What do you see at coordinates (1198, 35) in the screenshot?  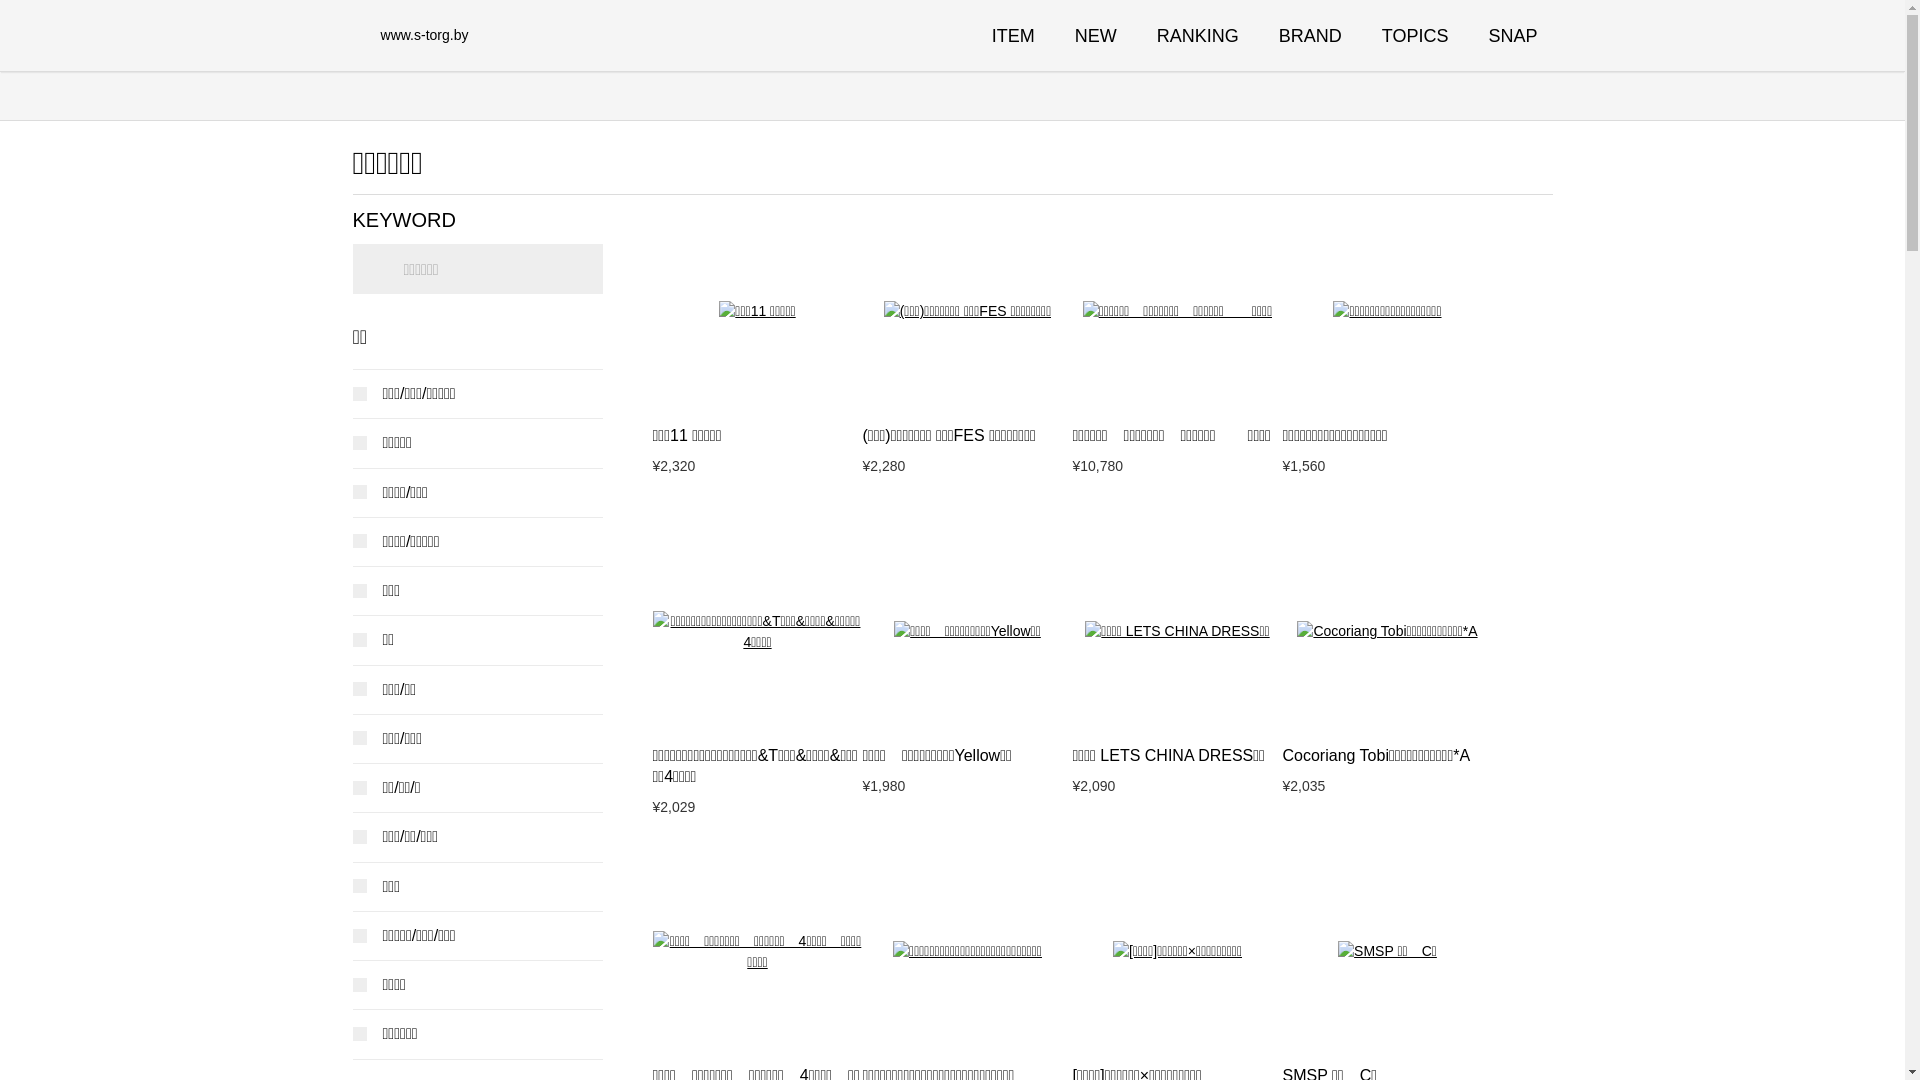 I see `'RANKING'` at bounding box center [1198, 35].